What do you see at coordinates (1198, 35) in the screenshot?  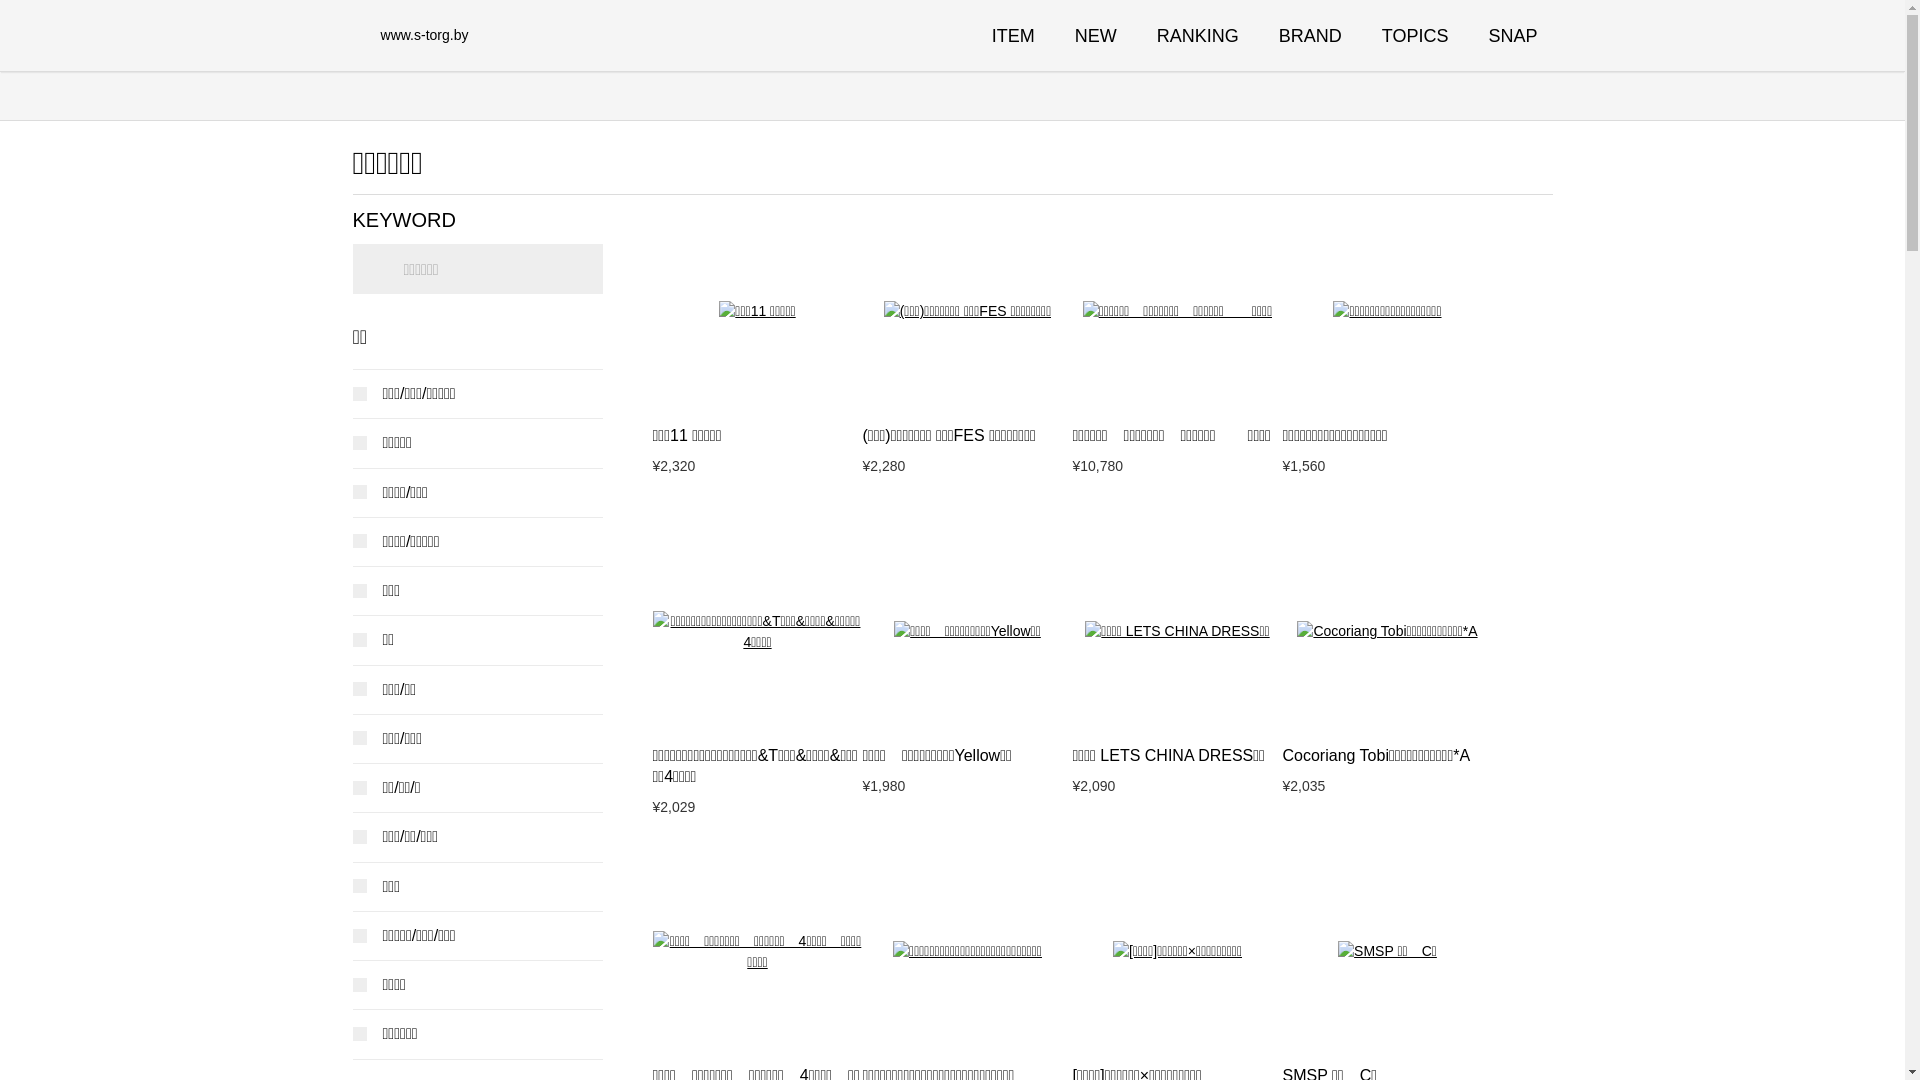 I see `'RANKING'` at bounding box center [1198, 35].